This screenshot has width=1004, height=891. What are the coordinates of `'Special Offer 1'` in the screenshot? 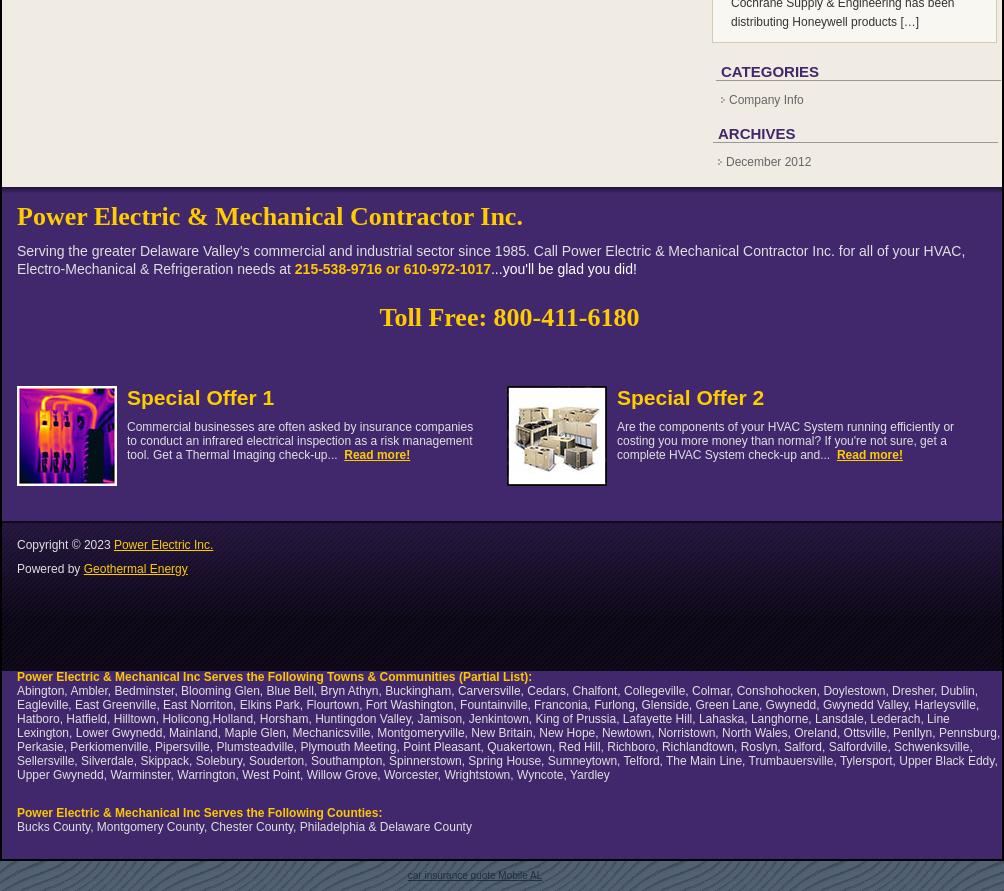 It's located at (199, 397).